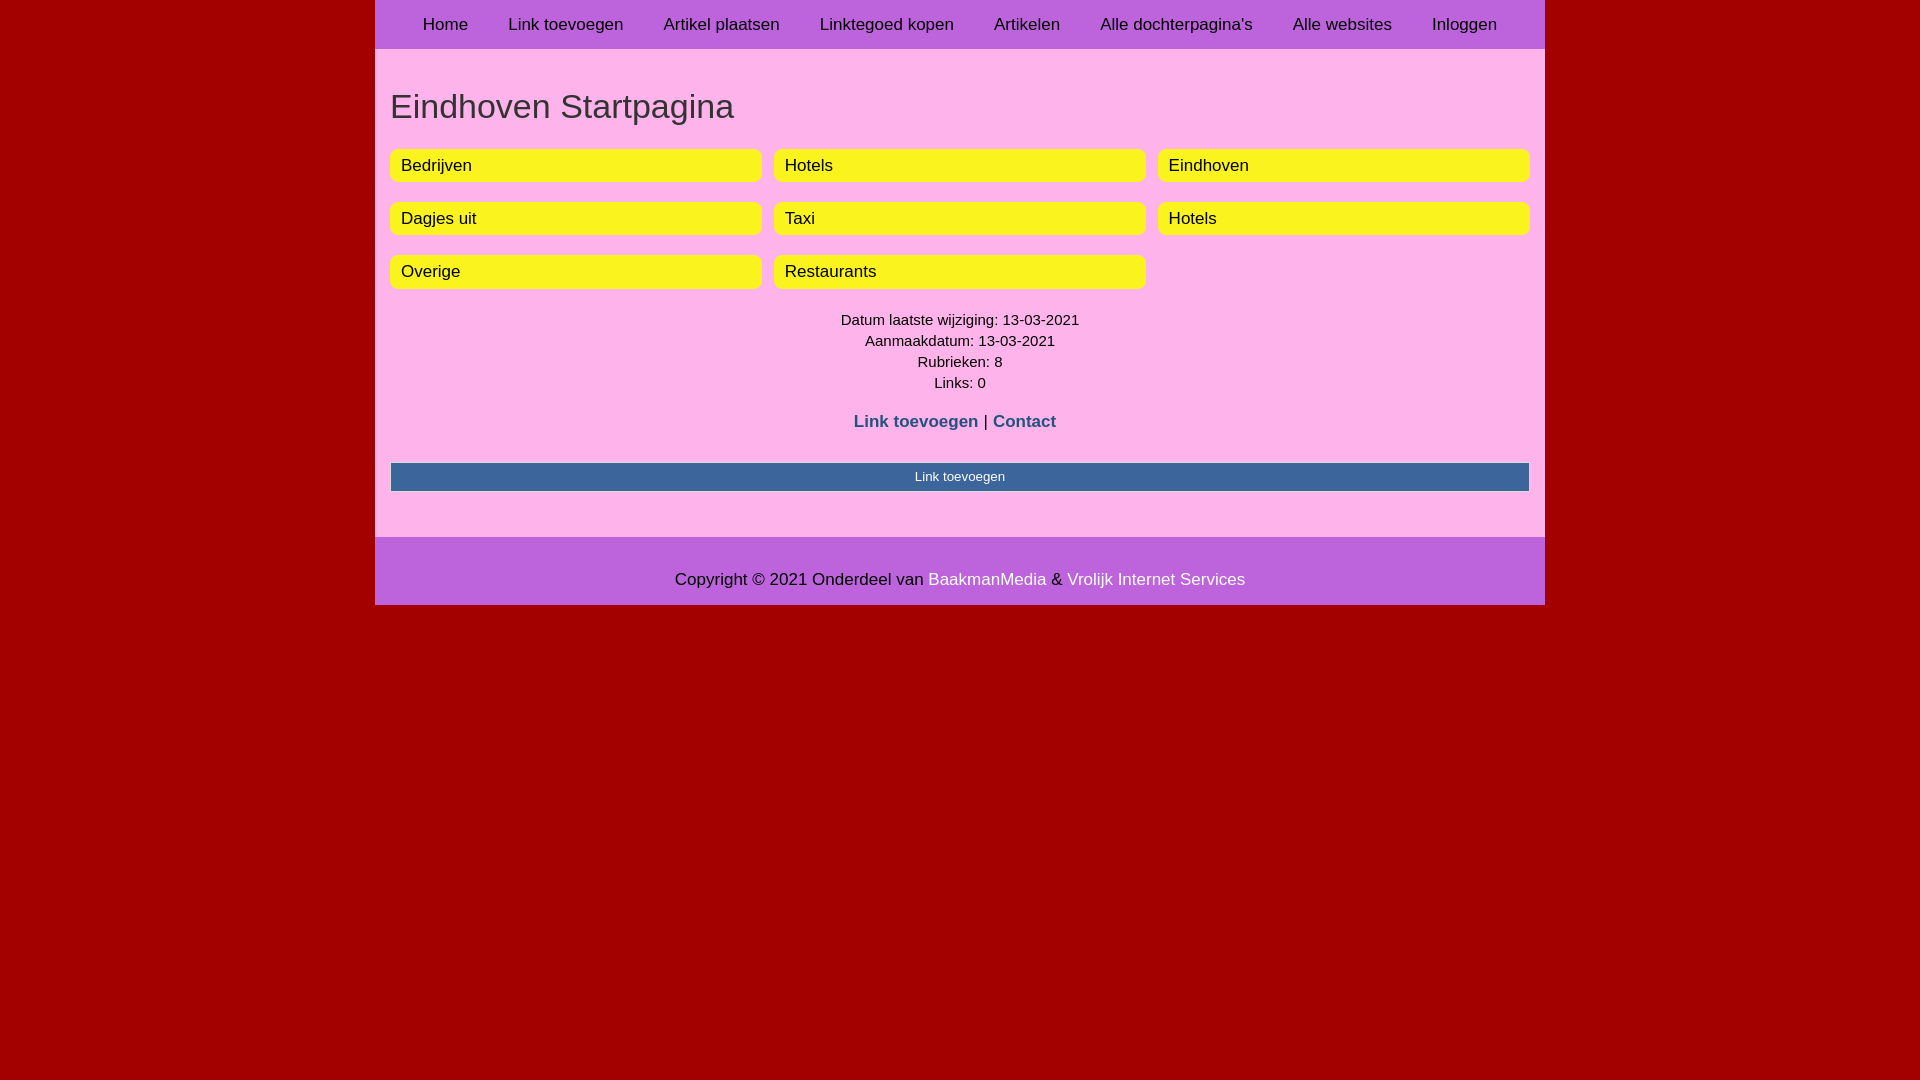  I want to click on 'Alle websites', so click(1342, 24).